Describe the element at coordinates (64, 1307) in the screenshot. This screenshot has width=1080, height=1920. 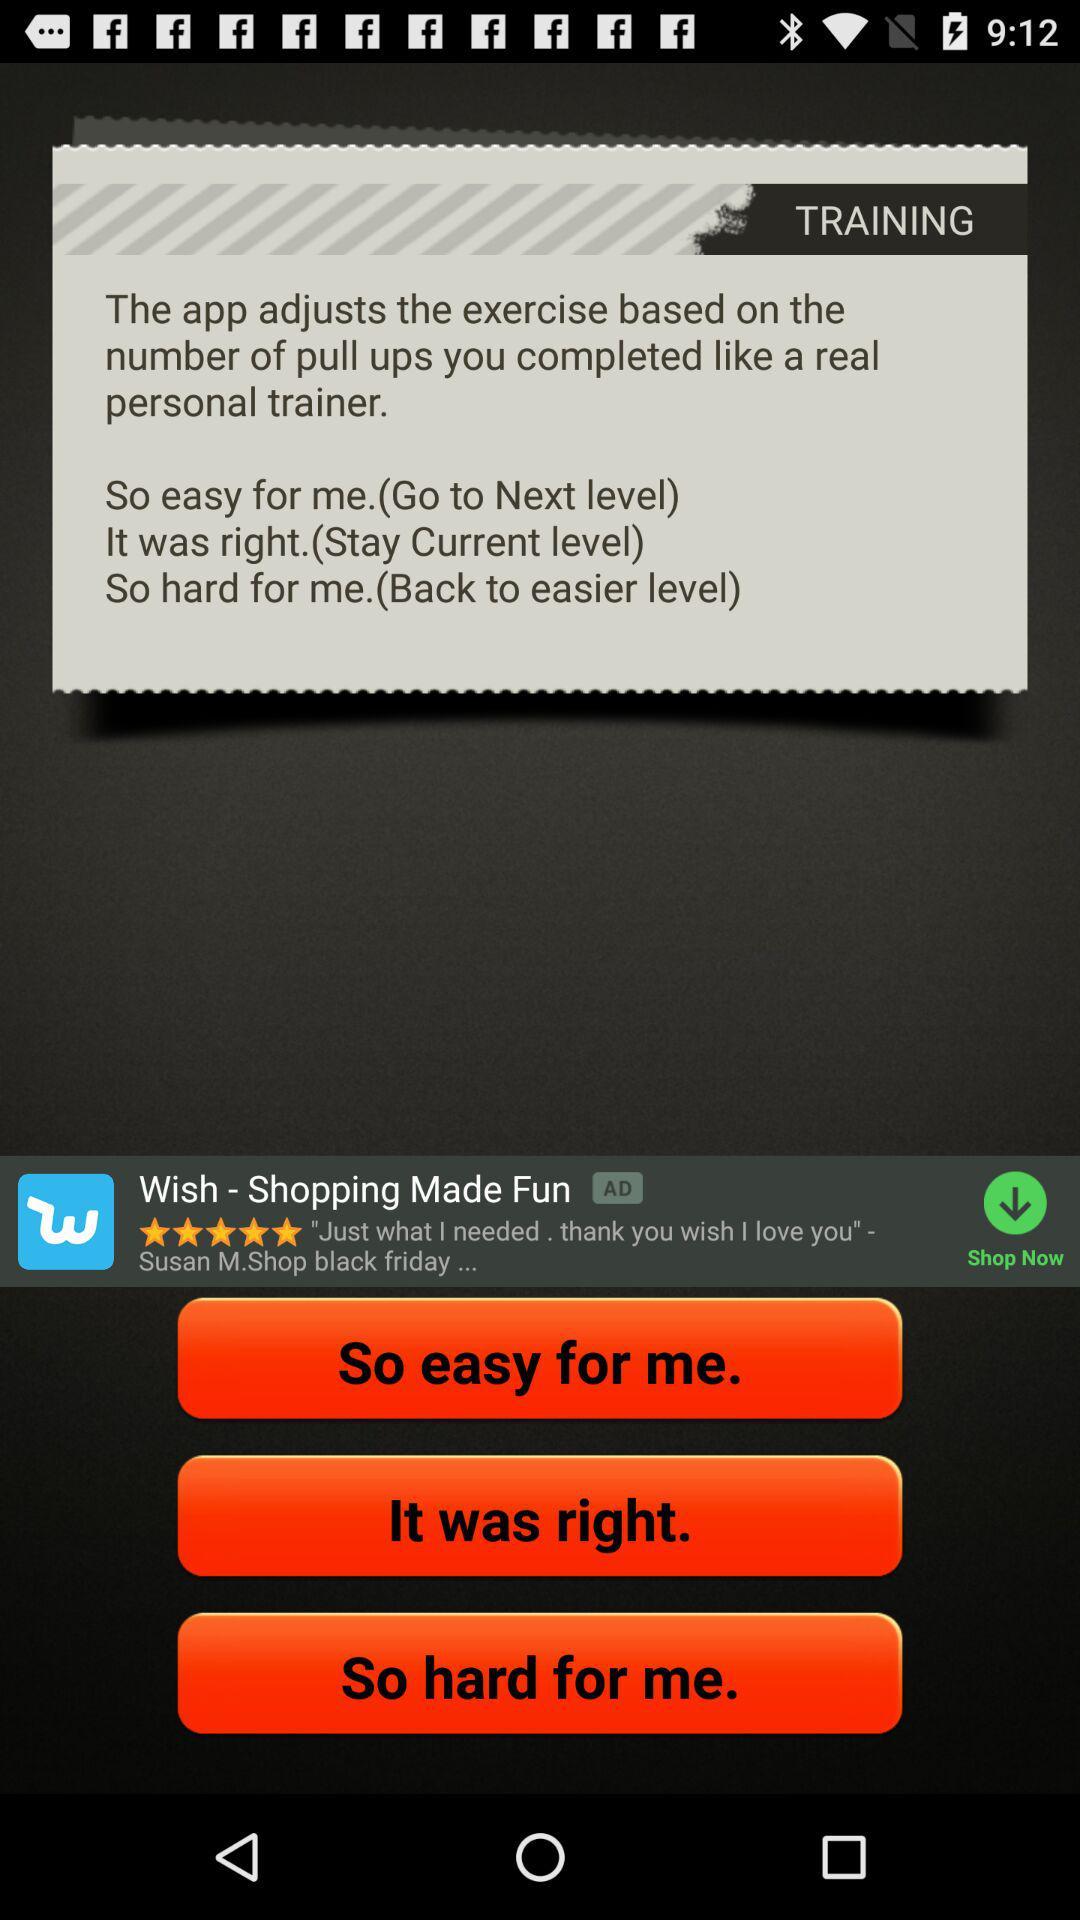
I see `the twitter icon` at that location.